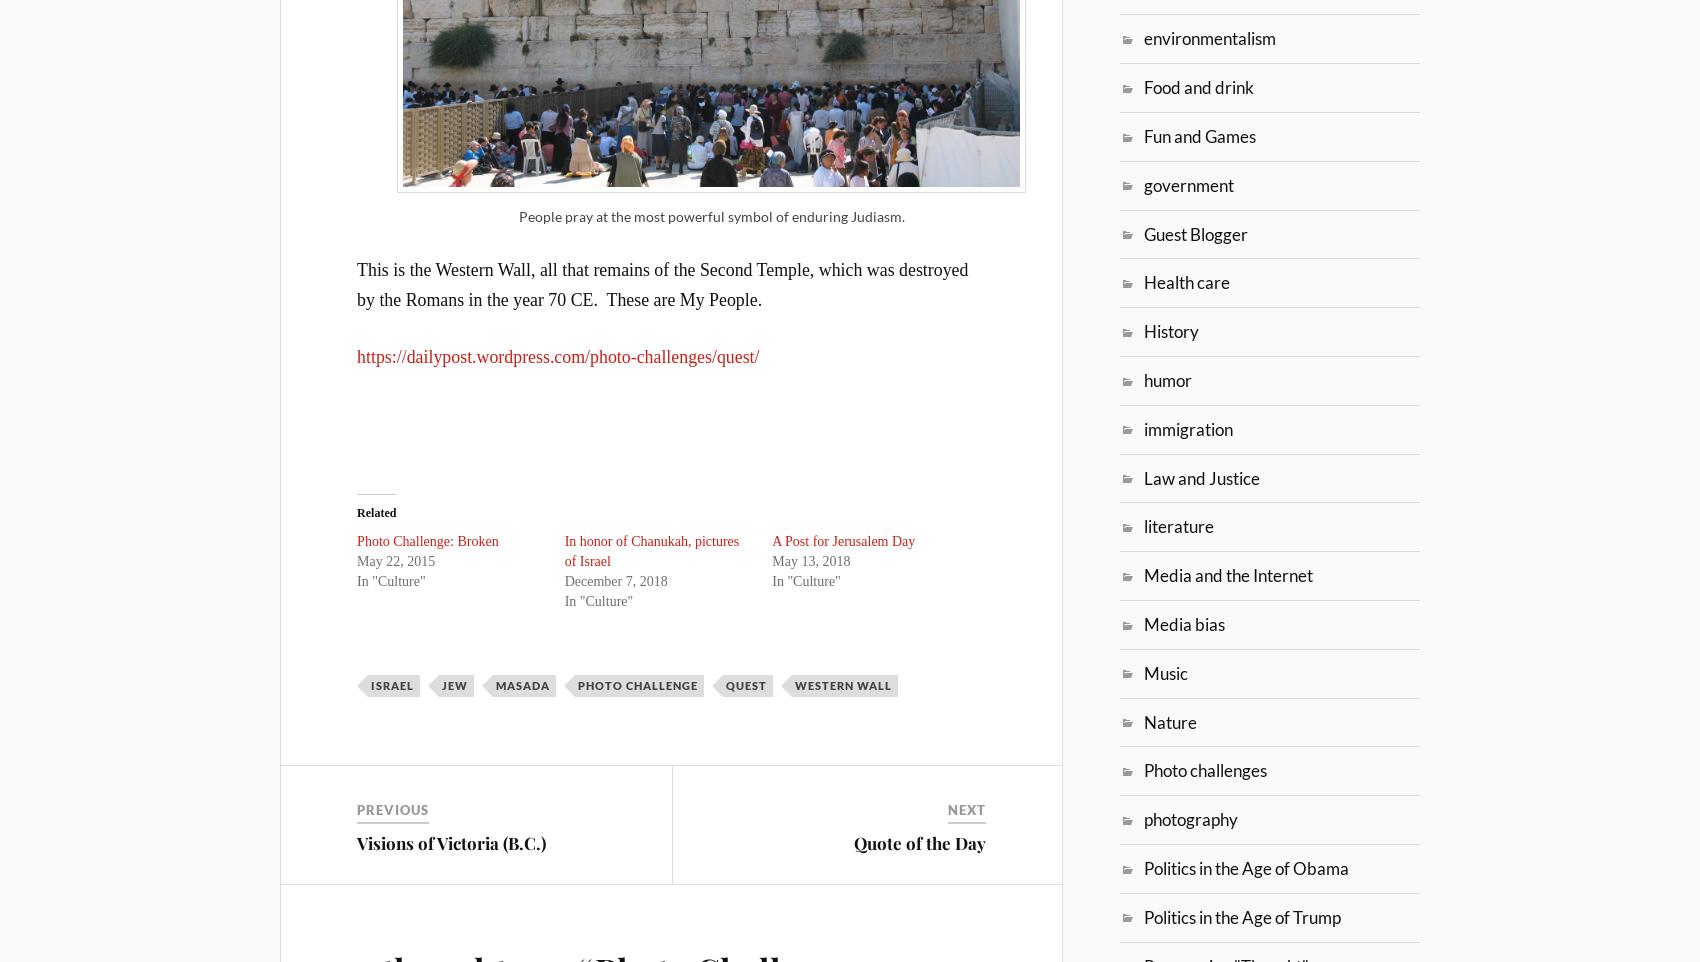 This screenshot has height=962, width=1700. I want to click on 'Politics in the Age of Trump', so click(1241, 916).